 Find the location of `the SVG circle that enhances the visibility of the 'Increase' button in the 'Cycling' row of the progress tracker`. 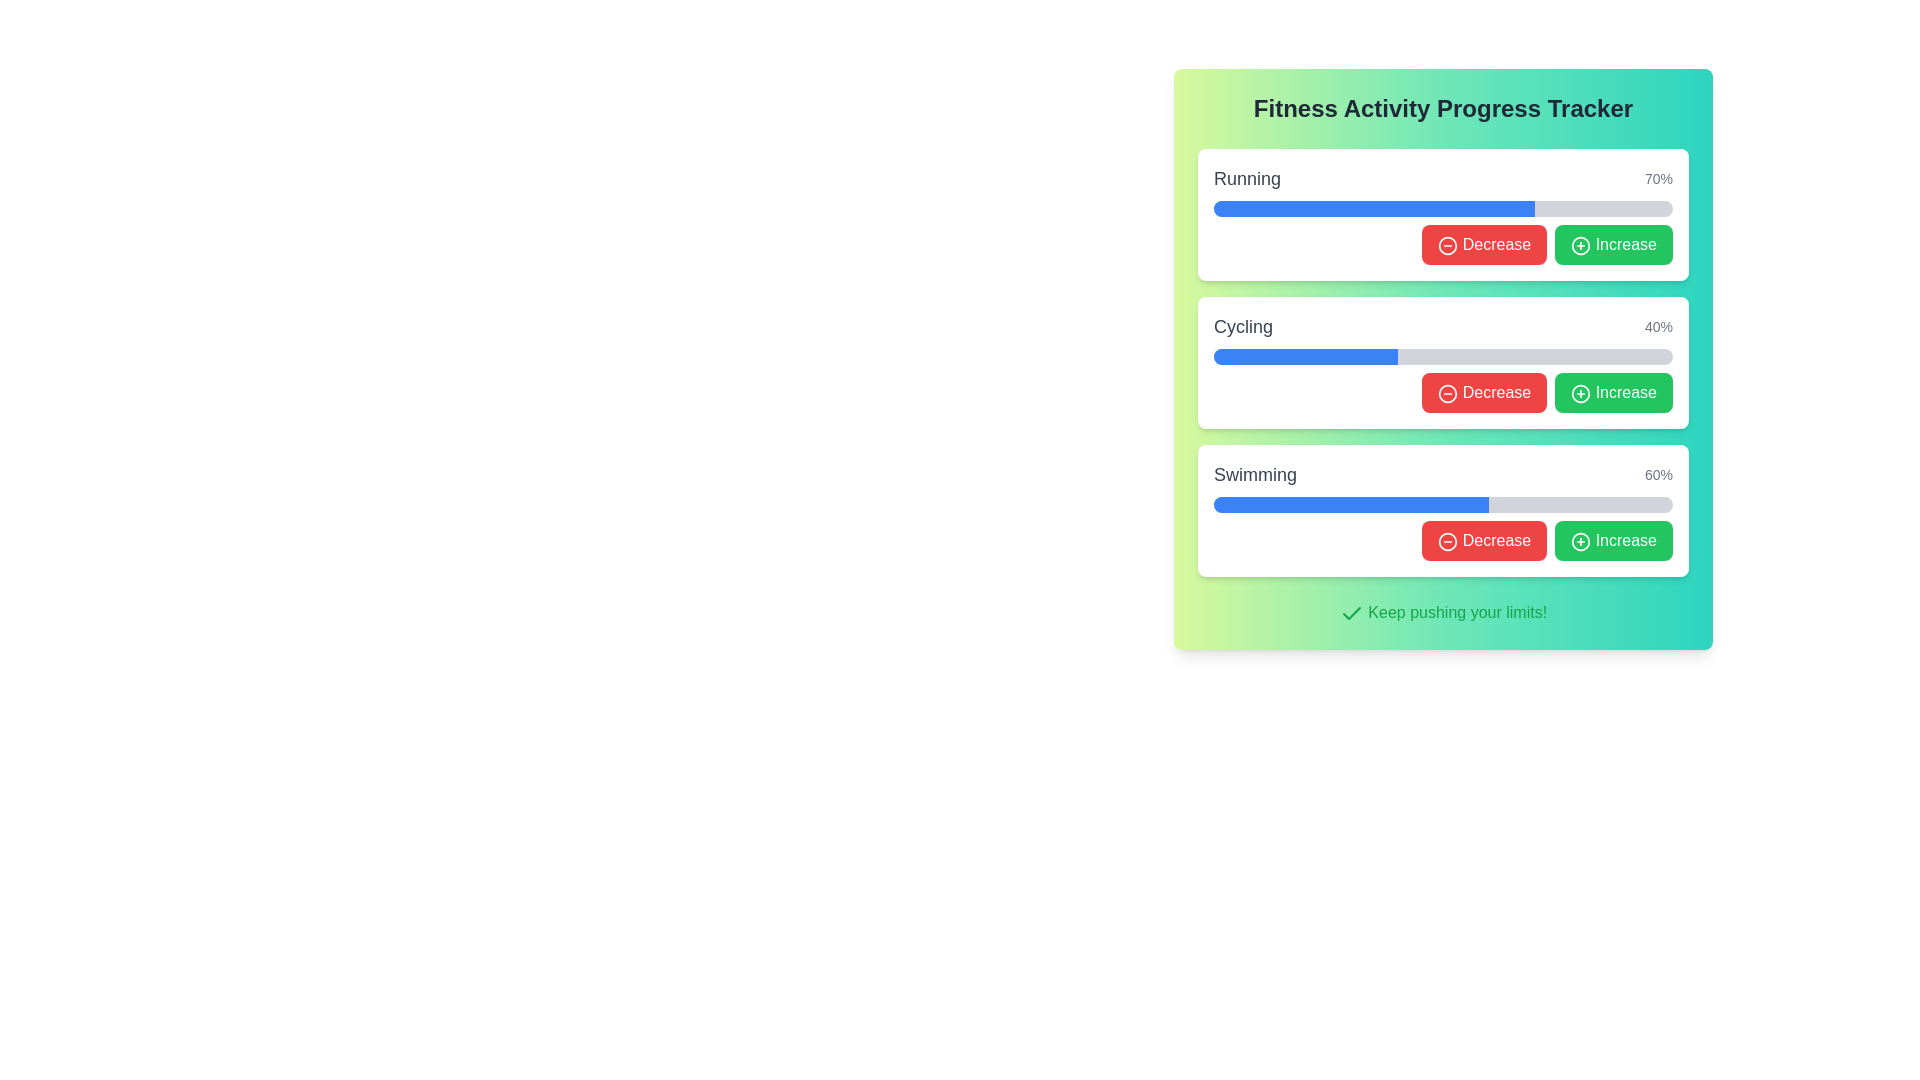

the SVG circle that enhances the visibility of the 'Increase' button in the 'Cycling' row of the progress tracker is located at coordinates (1580, 393).